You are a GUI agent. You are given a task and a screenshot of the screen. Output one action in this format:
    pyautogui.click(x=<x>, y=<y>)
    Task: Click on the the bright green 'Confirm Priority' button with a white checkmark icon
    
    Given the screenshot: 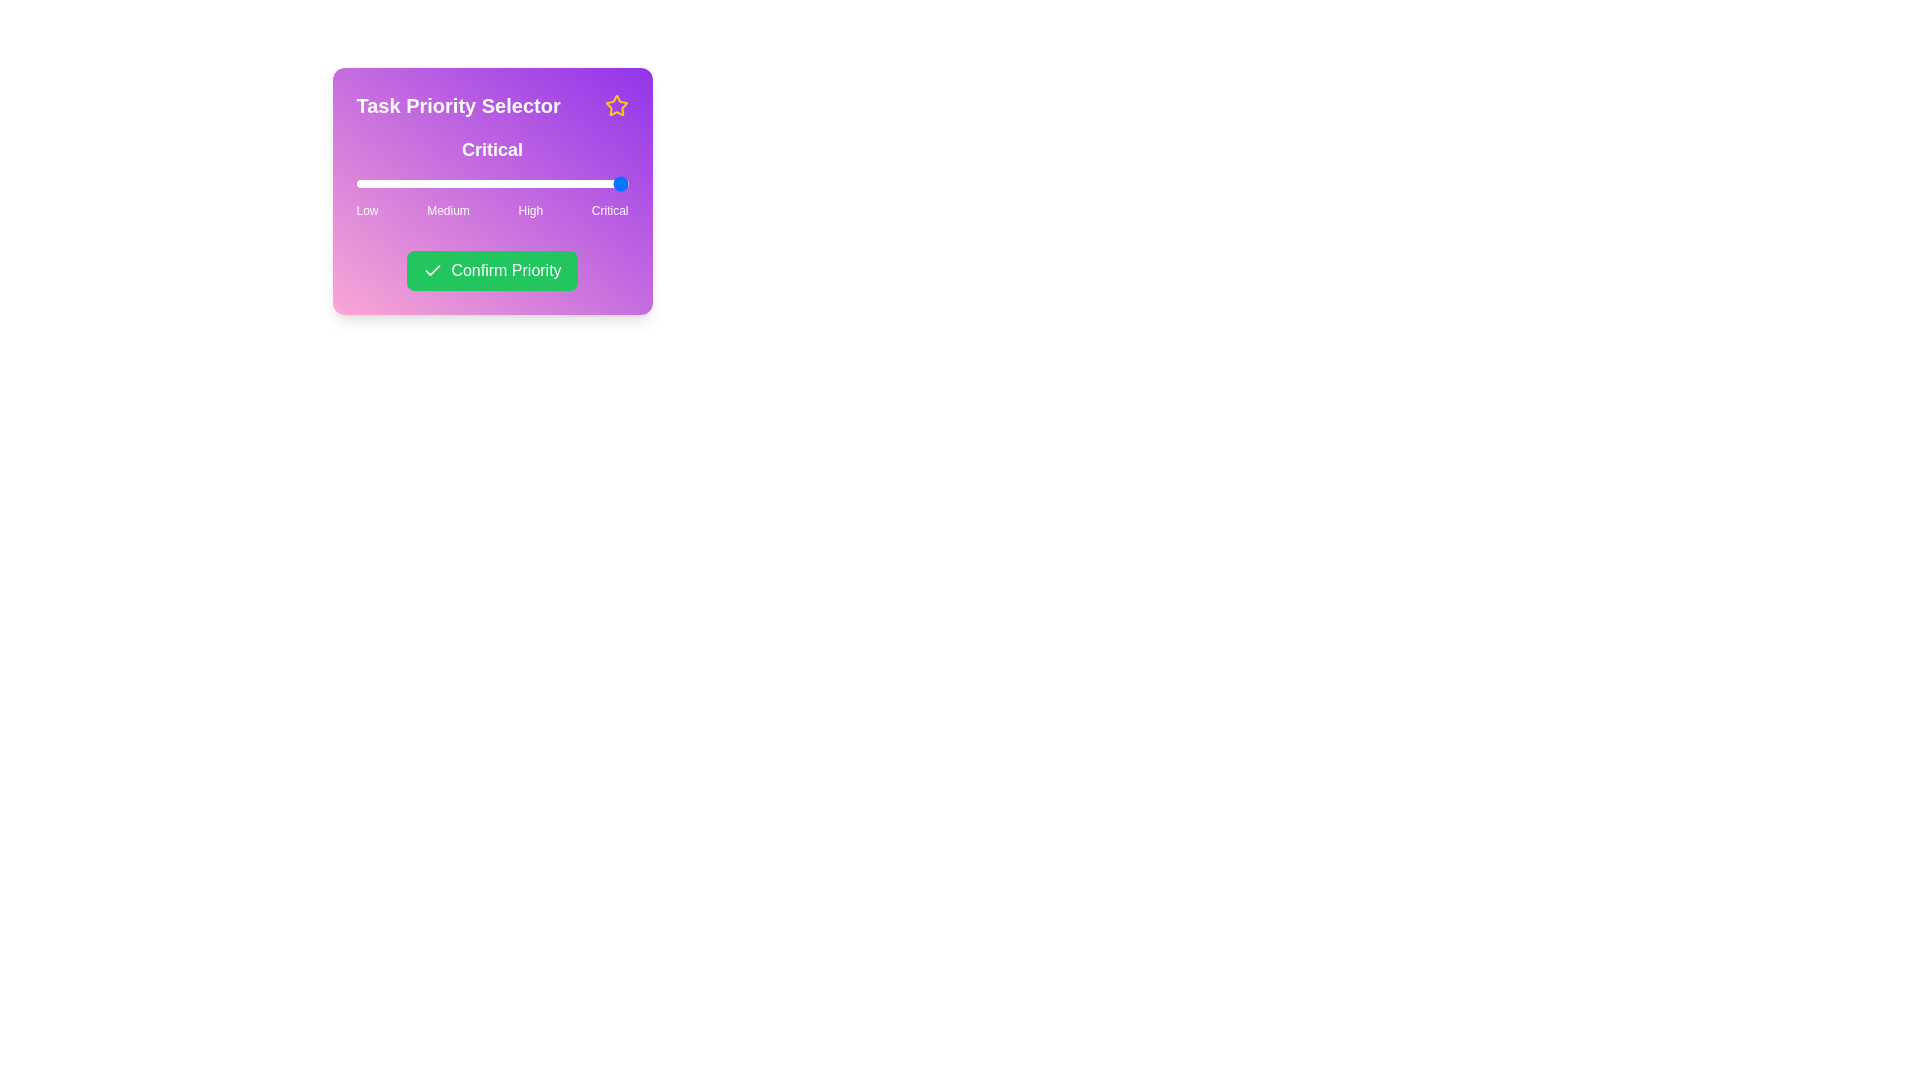 What is the action you would take?
    pyautogui.click(x=492, y=270)
    